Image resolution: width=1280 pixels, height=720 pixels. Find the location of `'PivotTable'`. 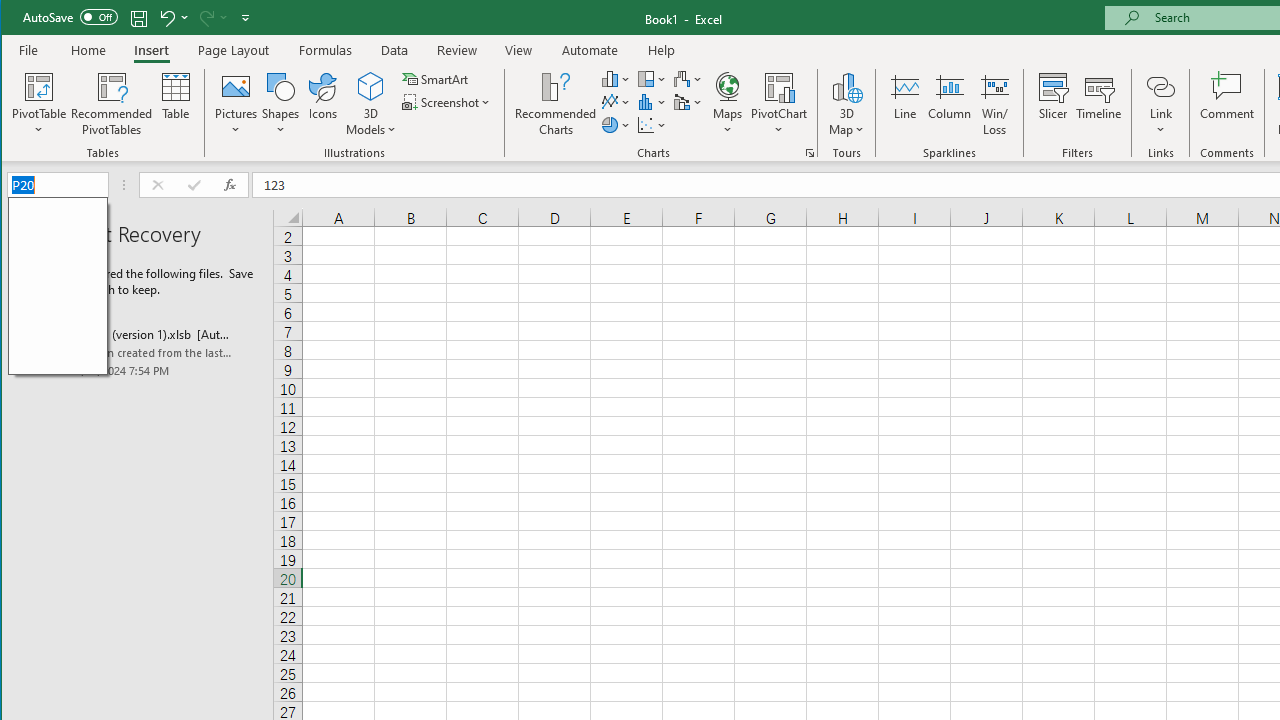

'PivotTable' is located at coordinates (39, 104).